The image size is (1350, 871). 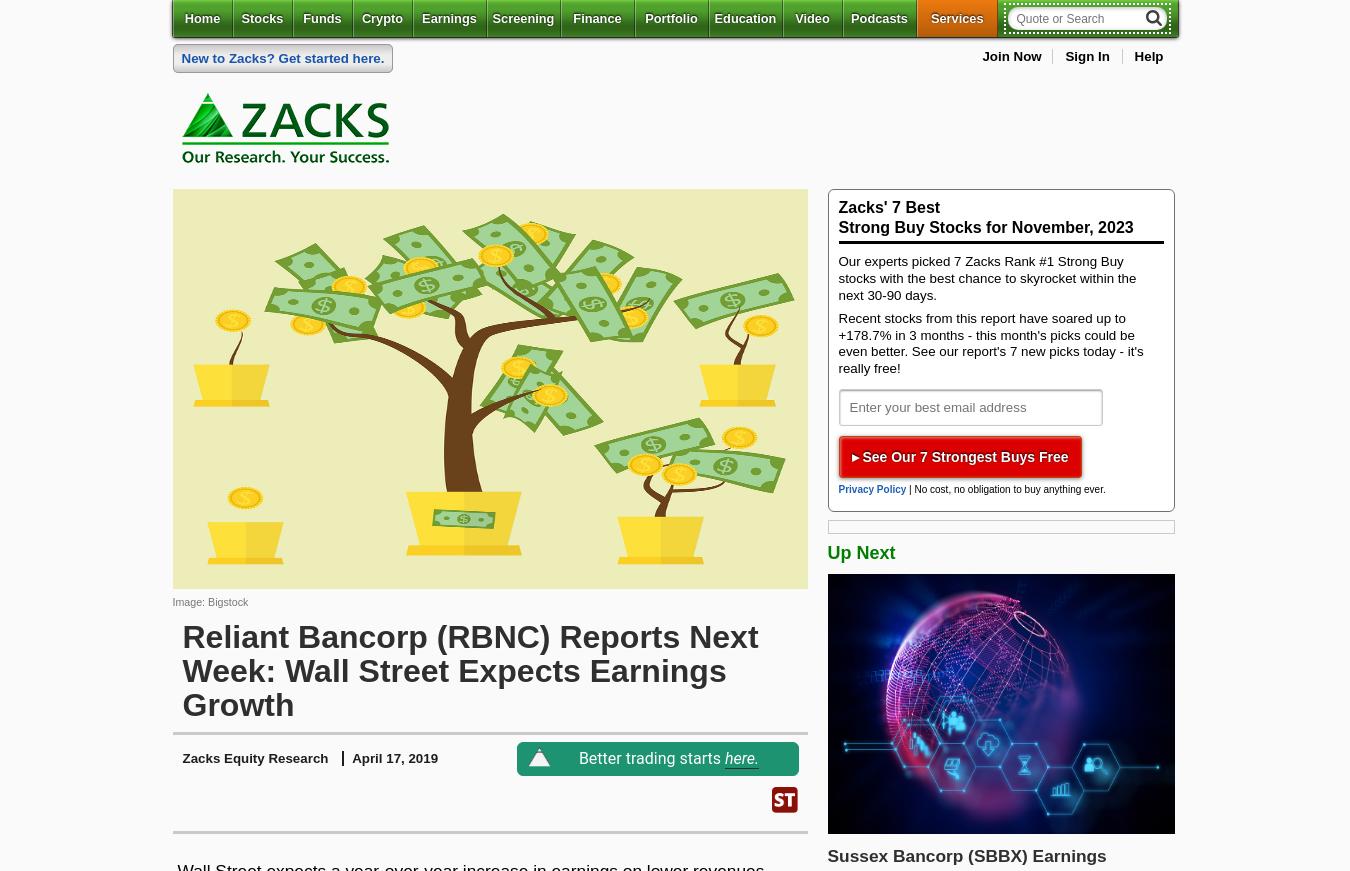 I want to click on '▸ See Our 7 Strongest Buys Free', so click(x=958, y=457).